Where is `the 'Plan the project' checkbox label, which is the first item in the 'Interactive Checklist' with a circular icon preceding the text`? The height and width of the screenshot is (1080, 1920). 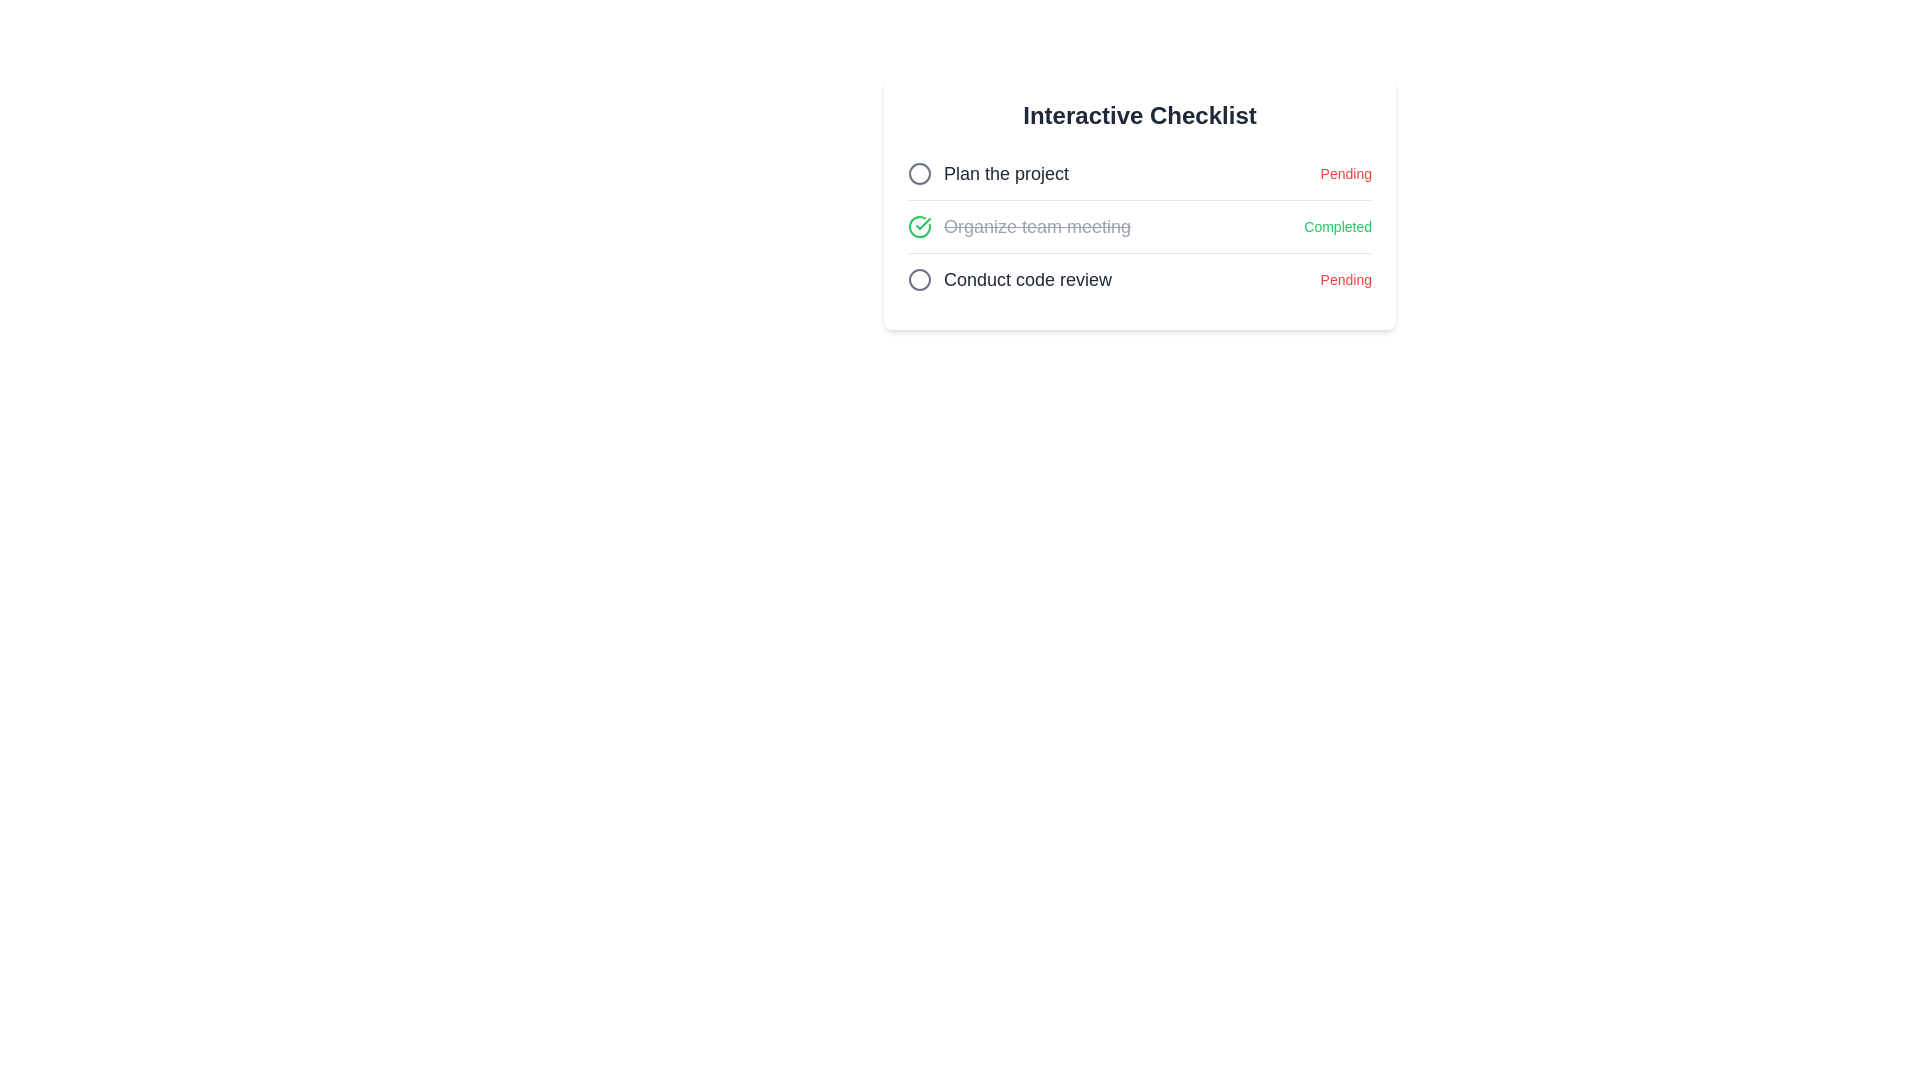 the 'Plan the project' checkbox label, which is the first item in the 'Interactive Checklist' with a circular icon preceding the text is located at coordinates (988, 172).